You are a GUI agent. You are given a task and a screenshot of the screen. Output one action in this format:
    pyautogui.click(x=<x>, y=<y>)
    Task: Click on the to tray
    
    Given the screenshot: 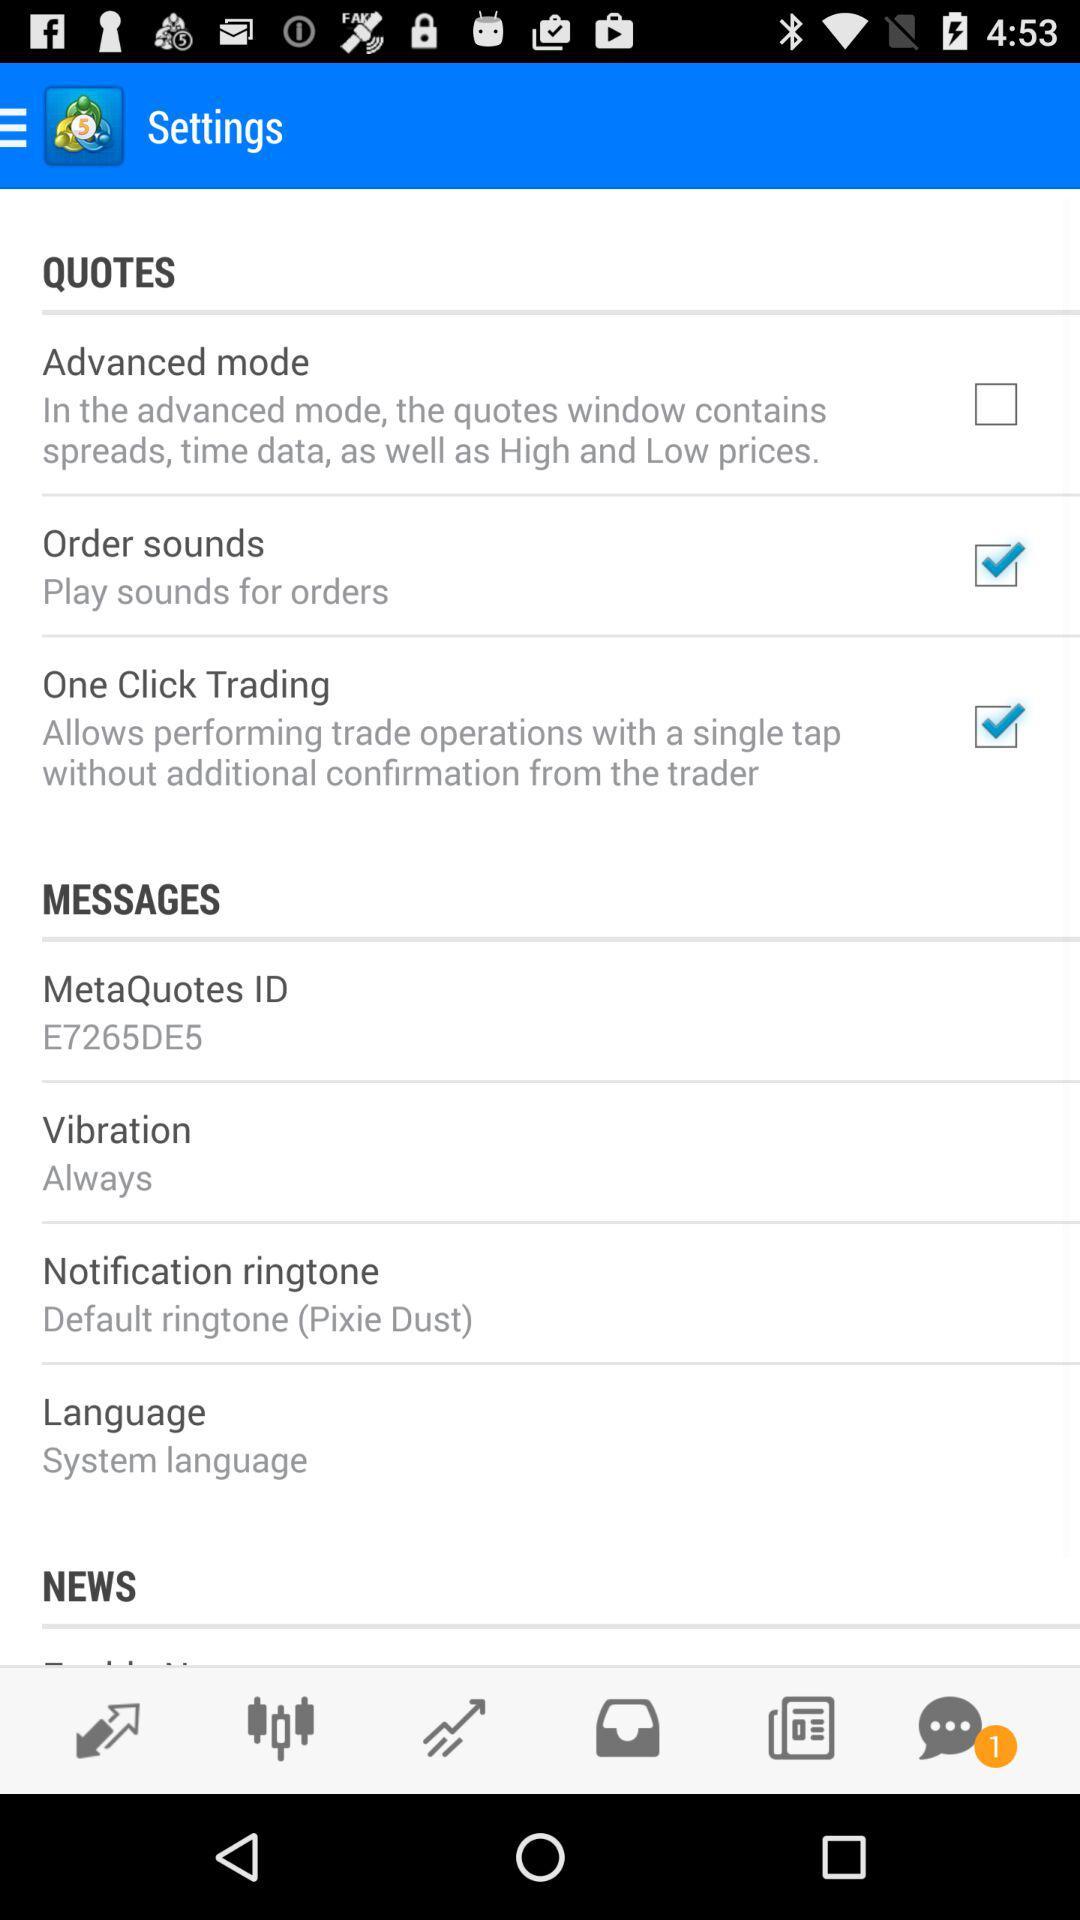 What is the action you would take?
    pyautogui.click(x=626, y=1727)
    